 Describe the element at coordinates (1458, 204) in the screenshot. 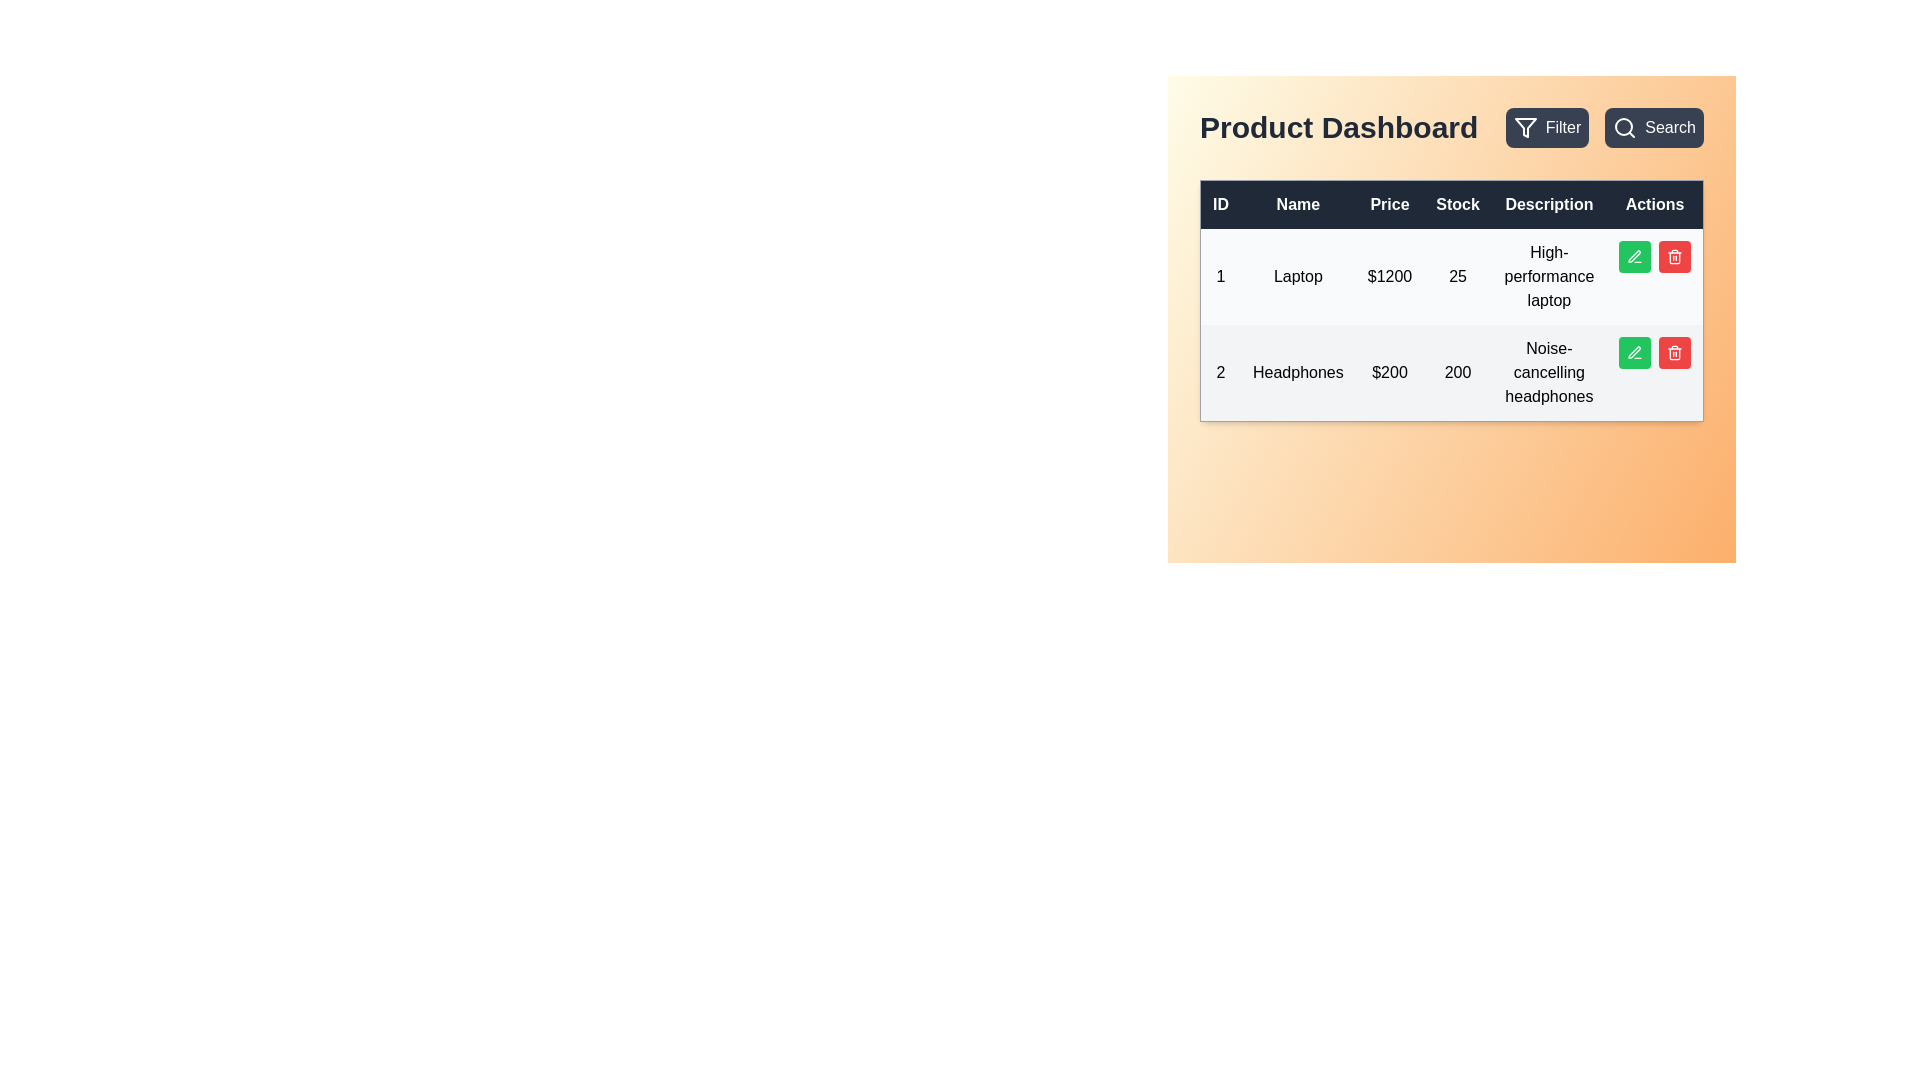

I see `the 'Stock' text label, which is a bold white font on a dark background, located in the header row of the table` at that location.